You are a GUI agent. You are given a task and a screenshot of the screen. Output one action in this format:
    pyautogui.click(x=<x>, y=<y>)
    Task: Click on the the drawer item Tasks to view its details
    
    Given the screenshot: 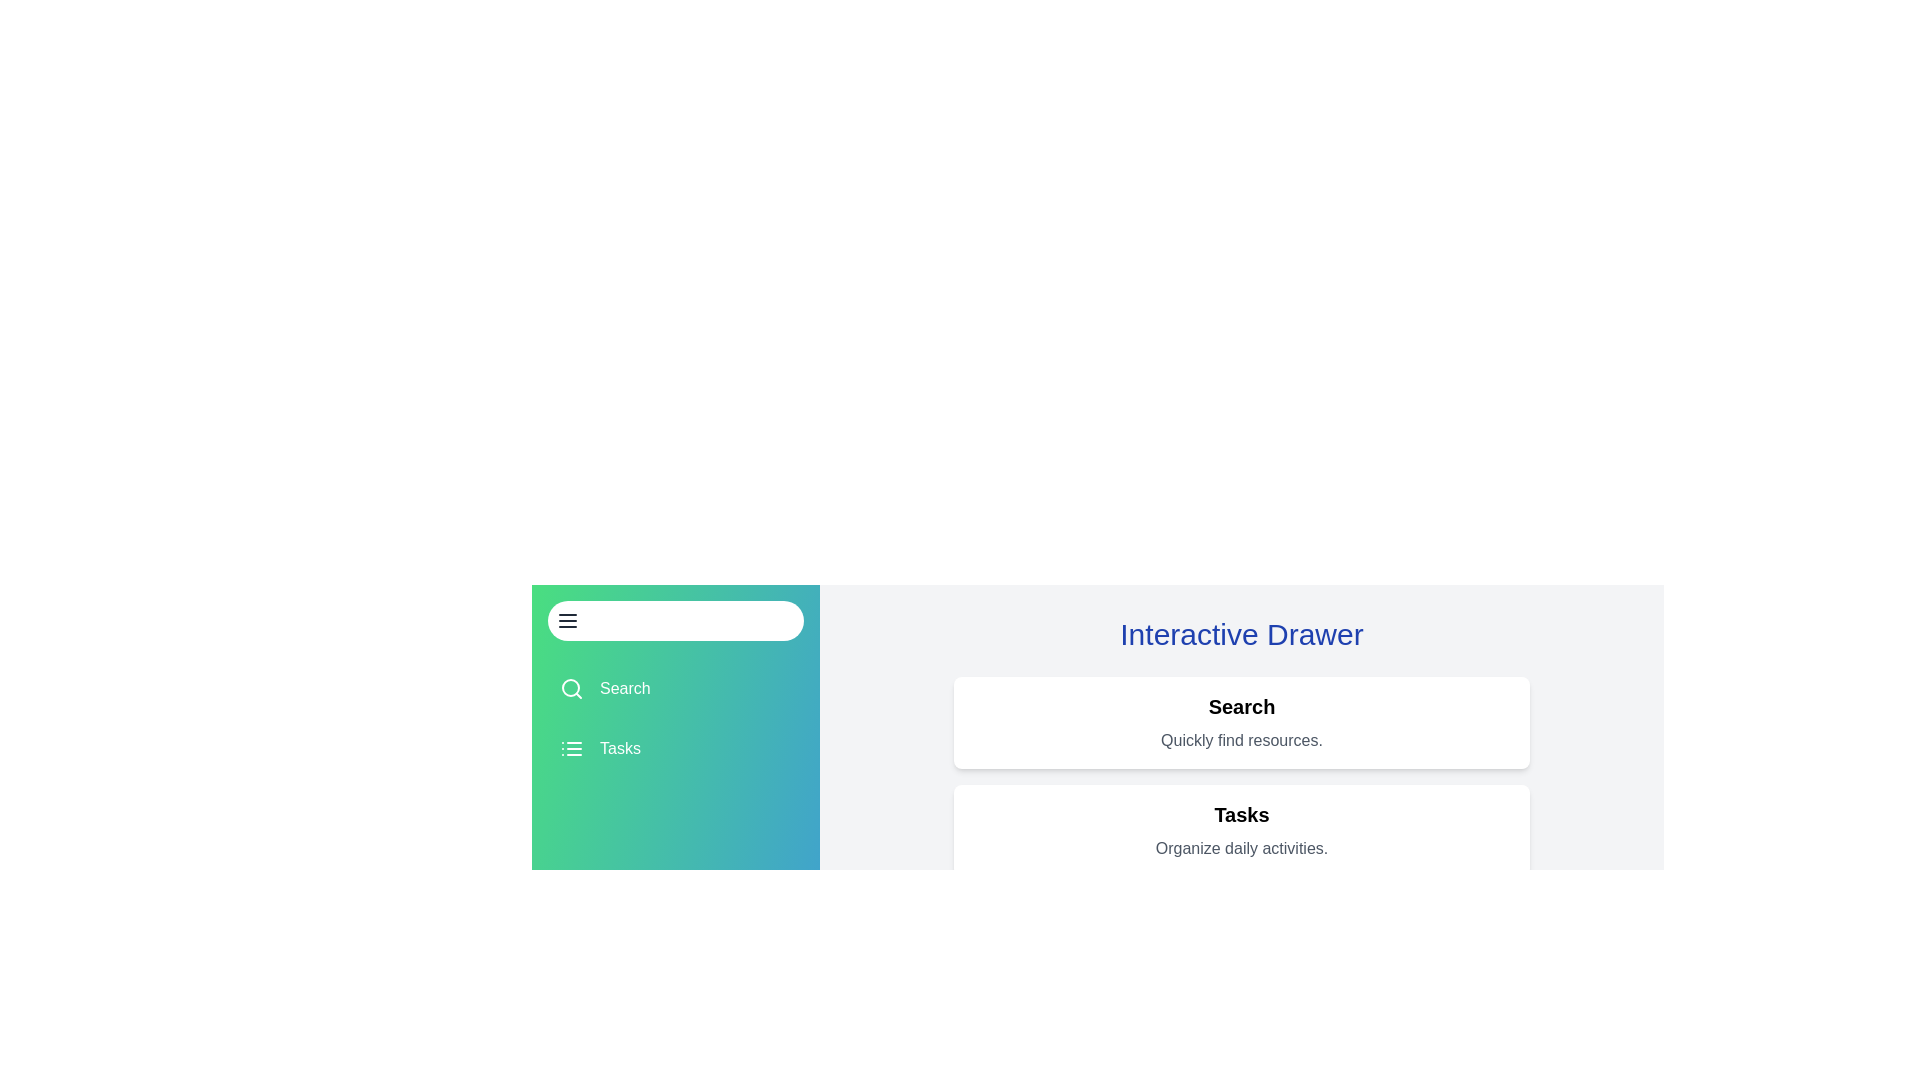 What is the action you would take?
    pyautogui.click(x=676, y=748)
    